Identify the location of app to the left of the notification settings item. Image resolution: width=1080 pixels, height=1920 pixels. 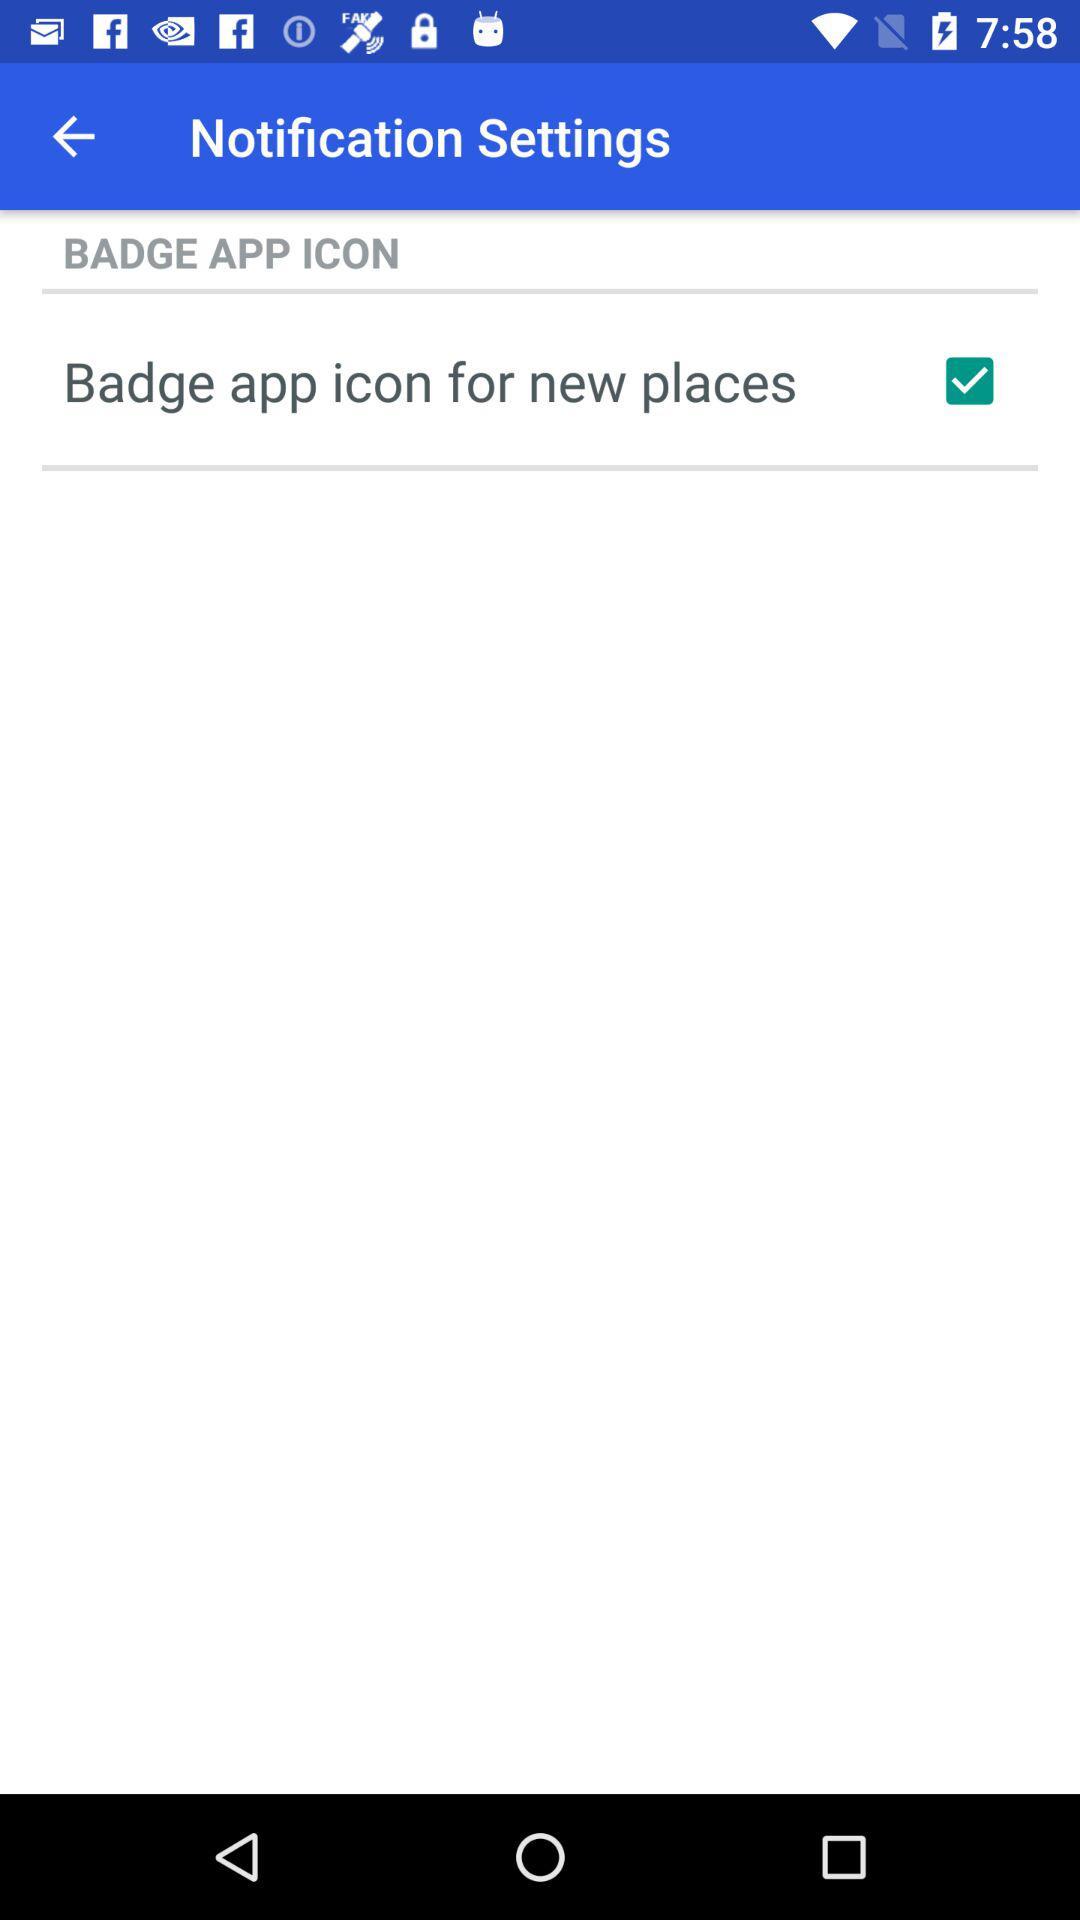
(72, 135).